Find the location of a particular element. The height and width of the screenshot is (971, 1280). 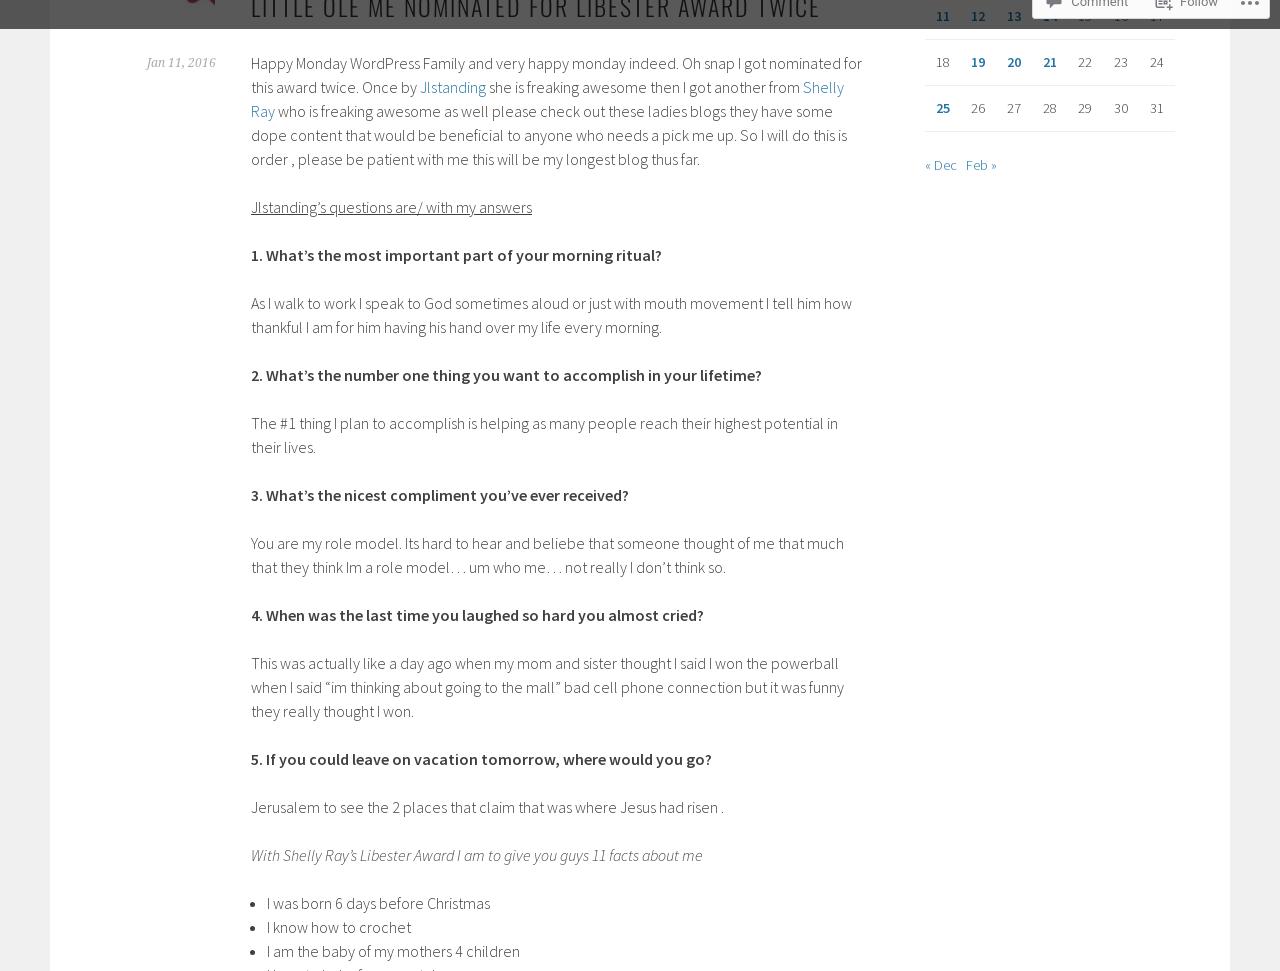

'17' is located at coordinates (1155, 16).